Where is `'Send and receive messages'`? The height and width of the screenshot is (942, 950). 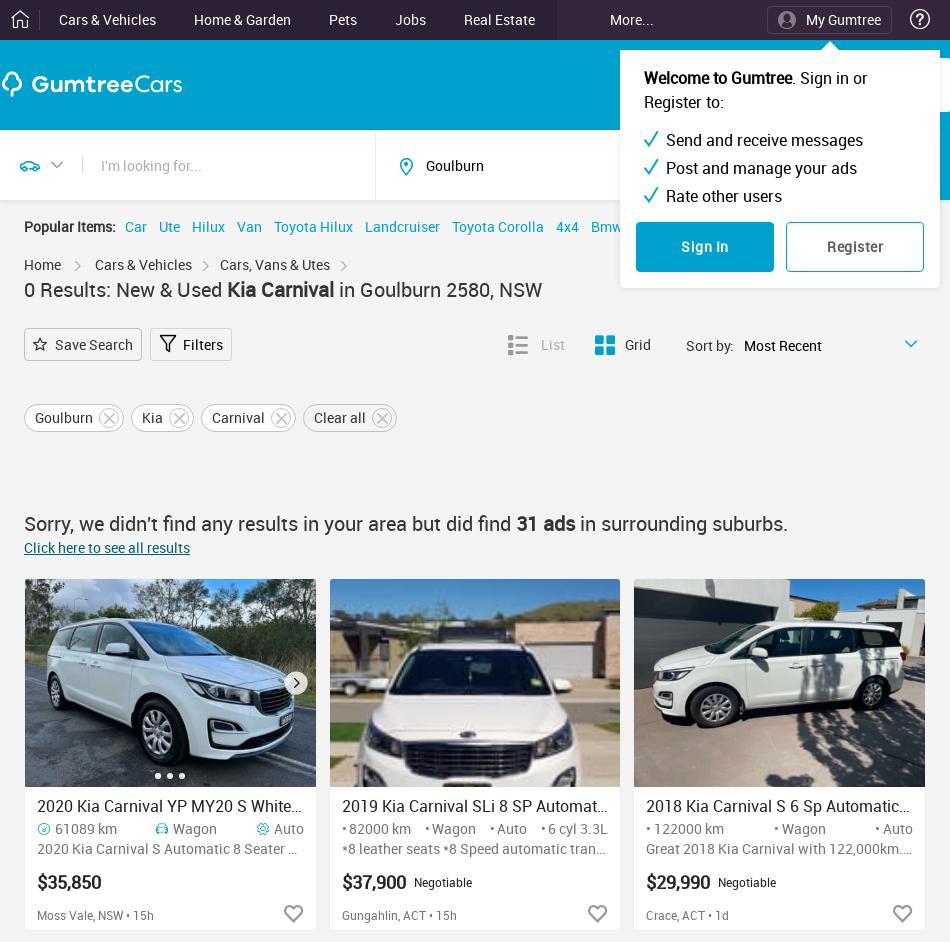
'Send and receive messages' is located at coordinates (763, 139).